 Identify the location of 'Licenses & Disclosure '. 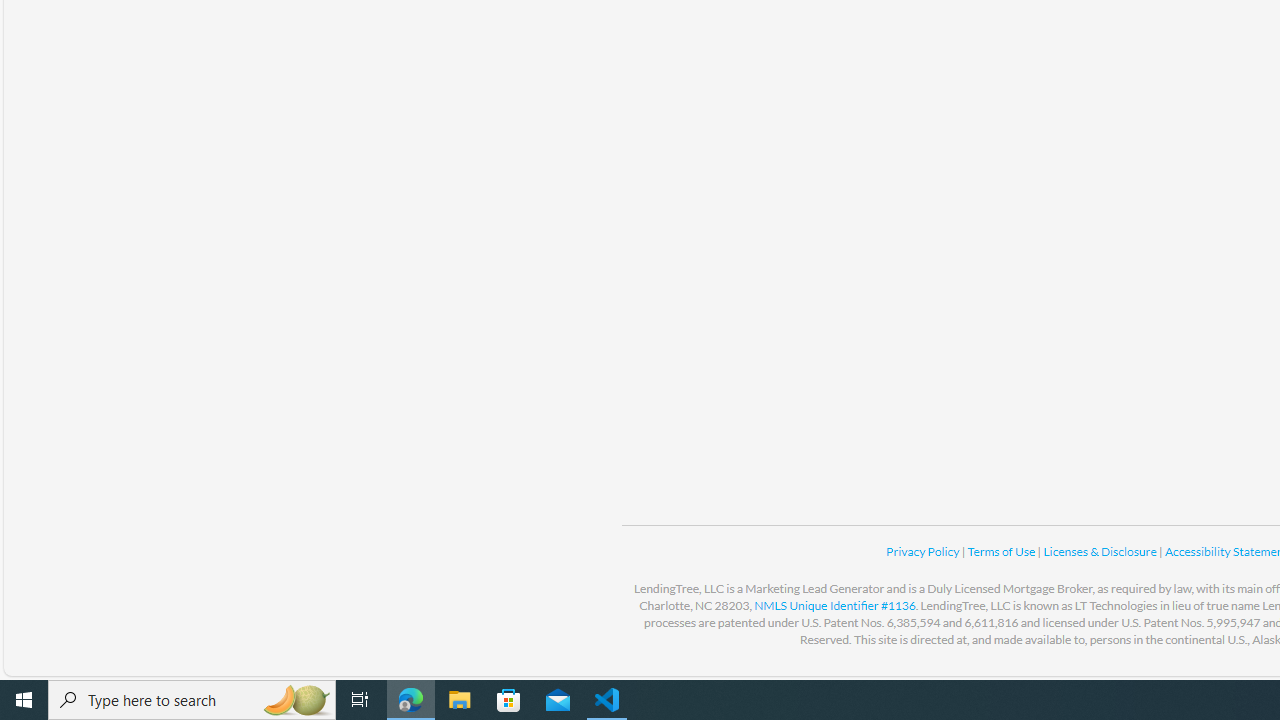
(1099, 551).